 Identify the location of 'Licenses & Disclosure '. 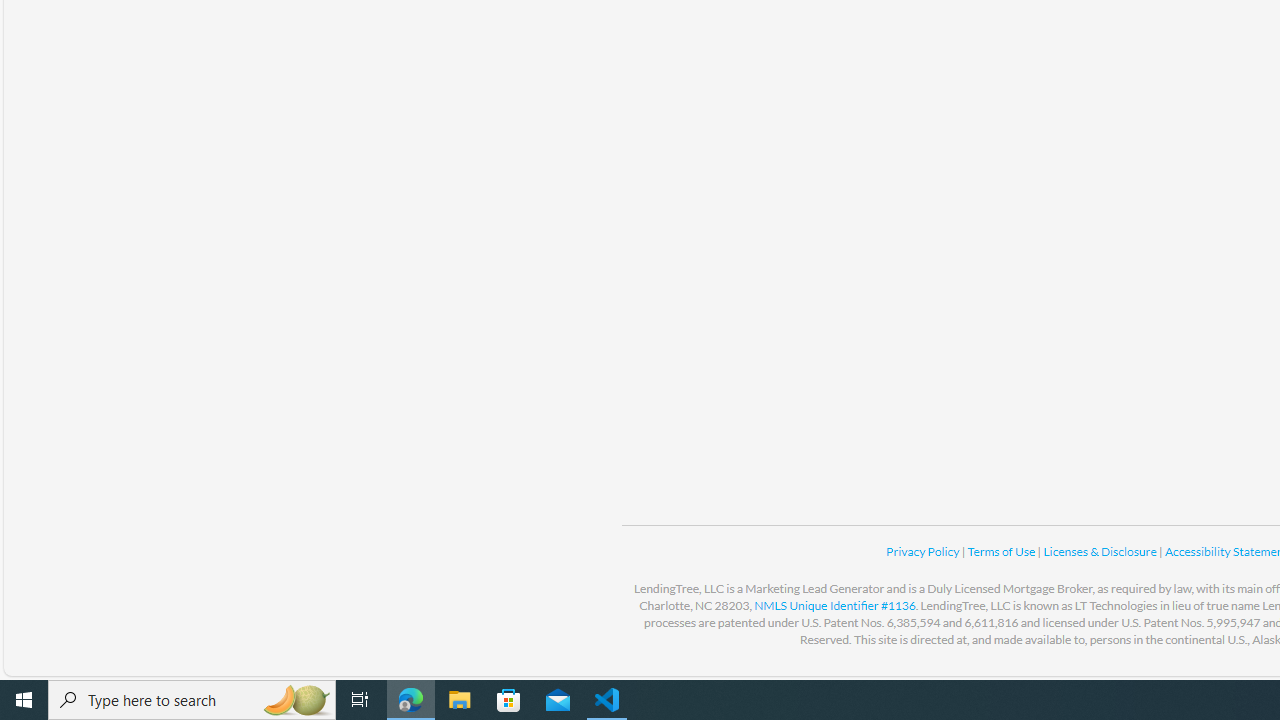
(1099, 551).